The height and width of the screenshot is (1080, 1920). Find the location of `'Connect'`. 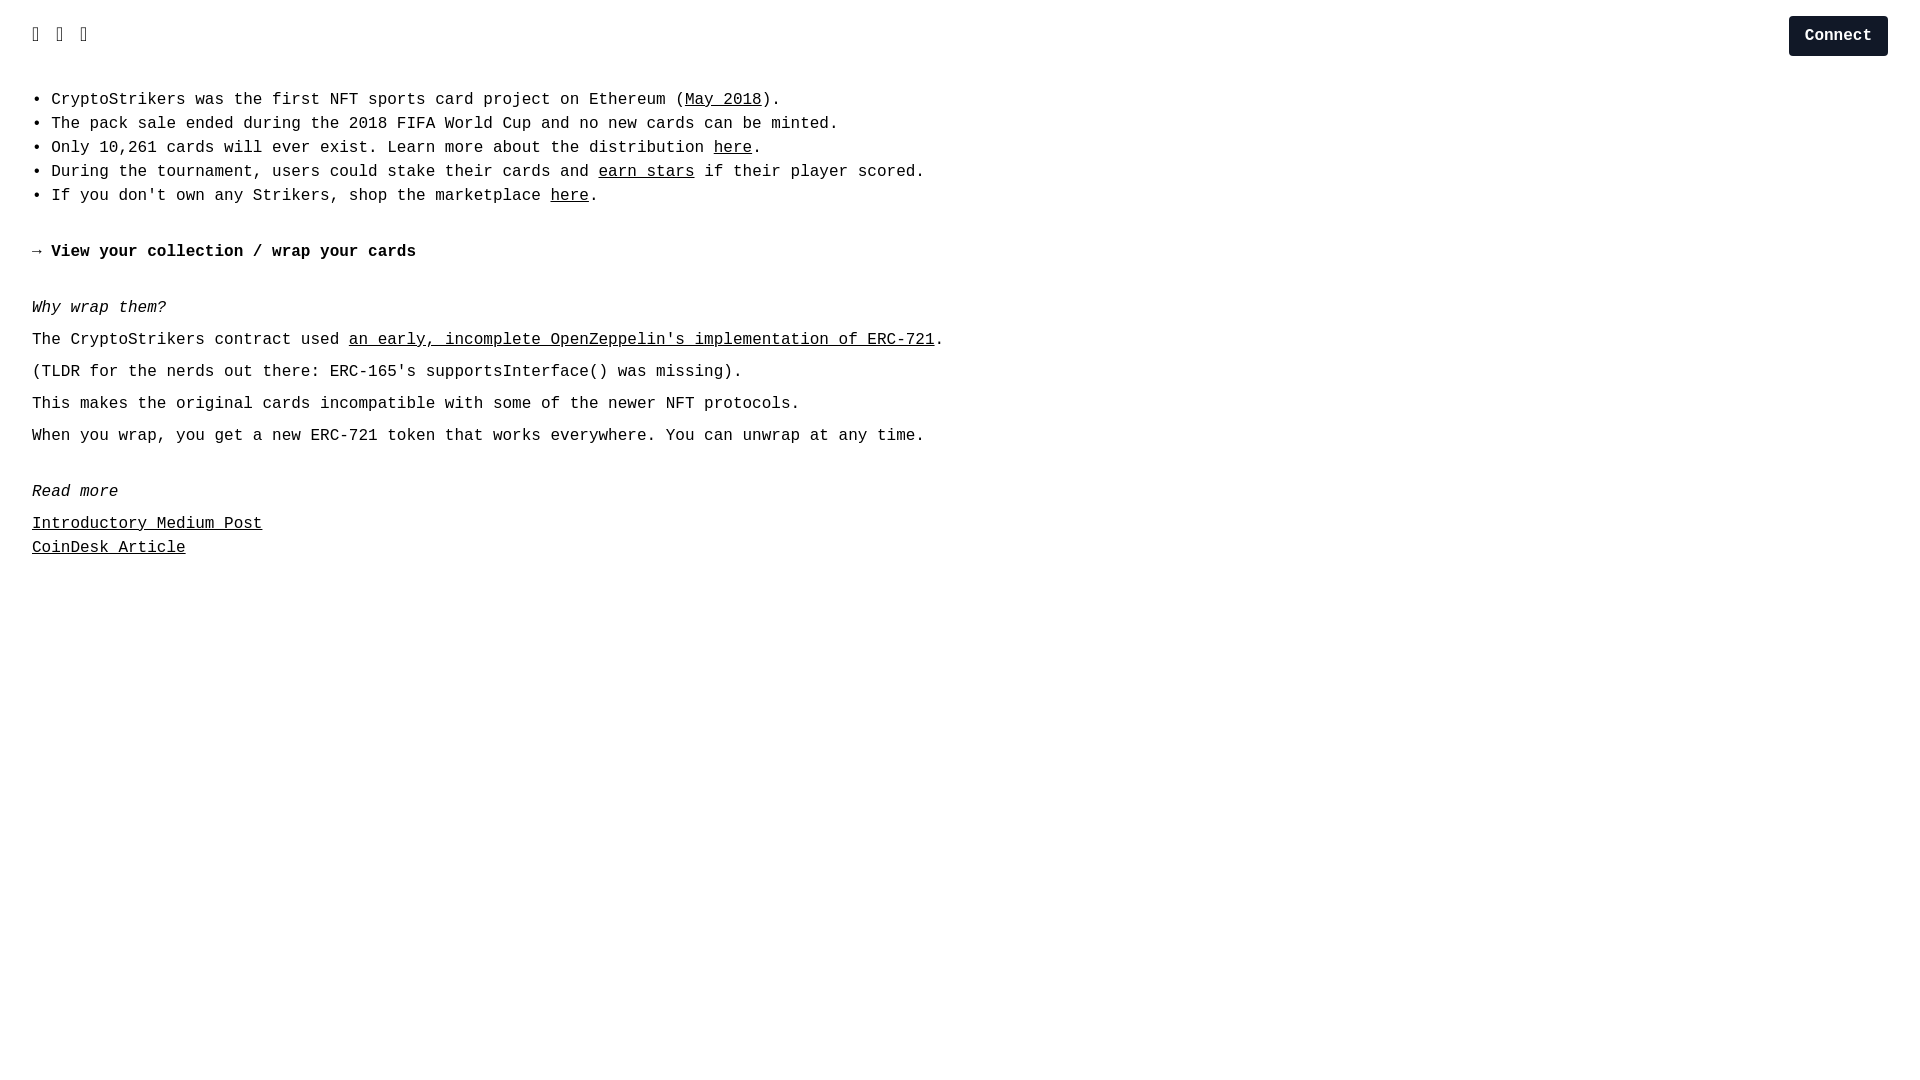

'Connect' is located at coordinates (1838, 35).